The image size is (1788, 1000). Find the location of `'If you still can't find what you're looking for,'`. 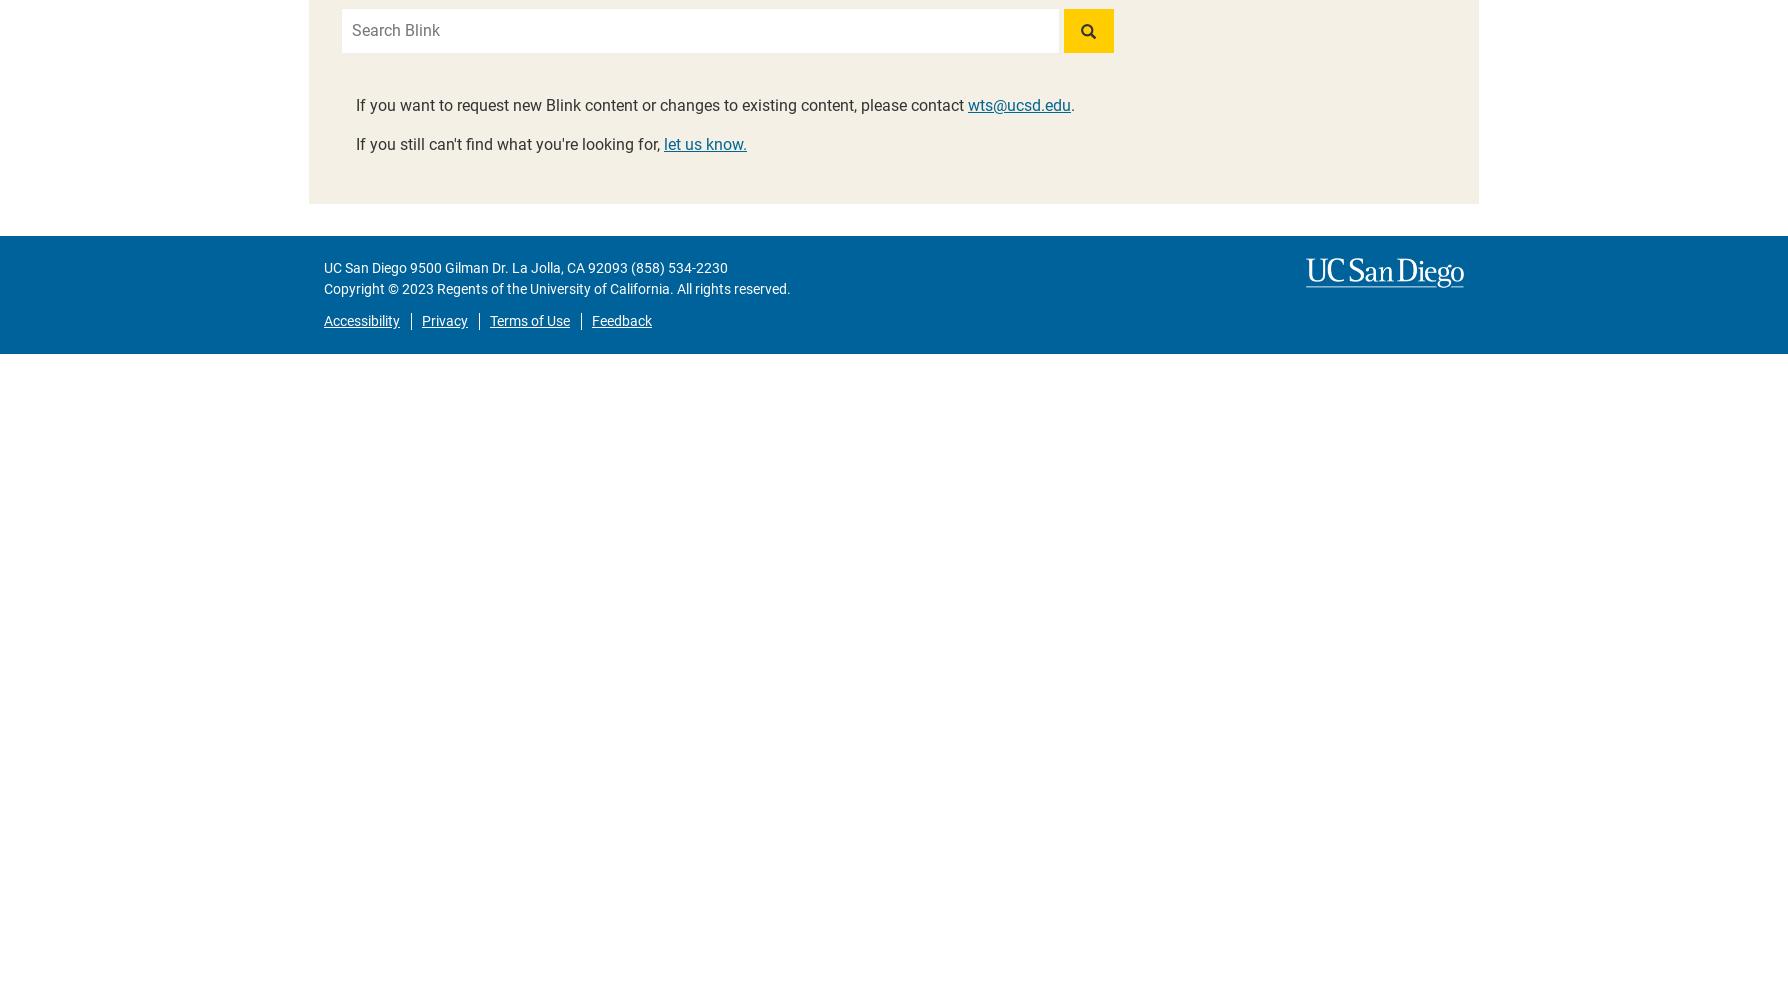

'If you still can't find what you're looking for,' is located at coordinates (509, 144).